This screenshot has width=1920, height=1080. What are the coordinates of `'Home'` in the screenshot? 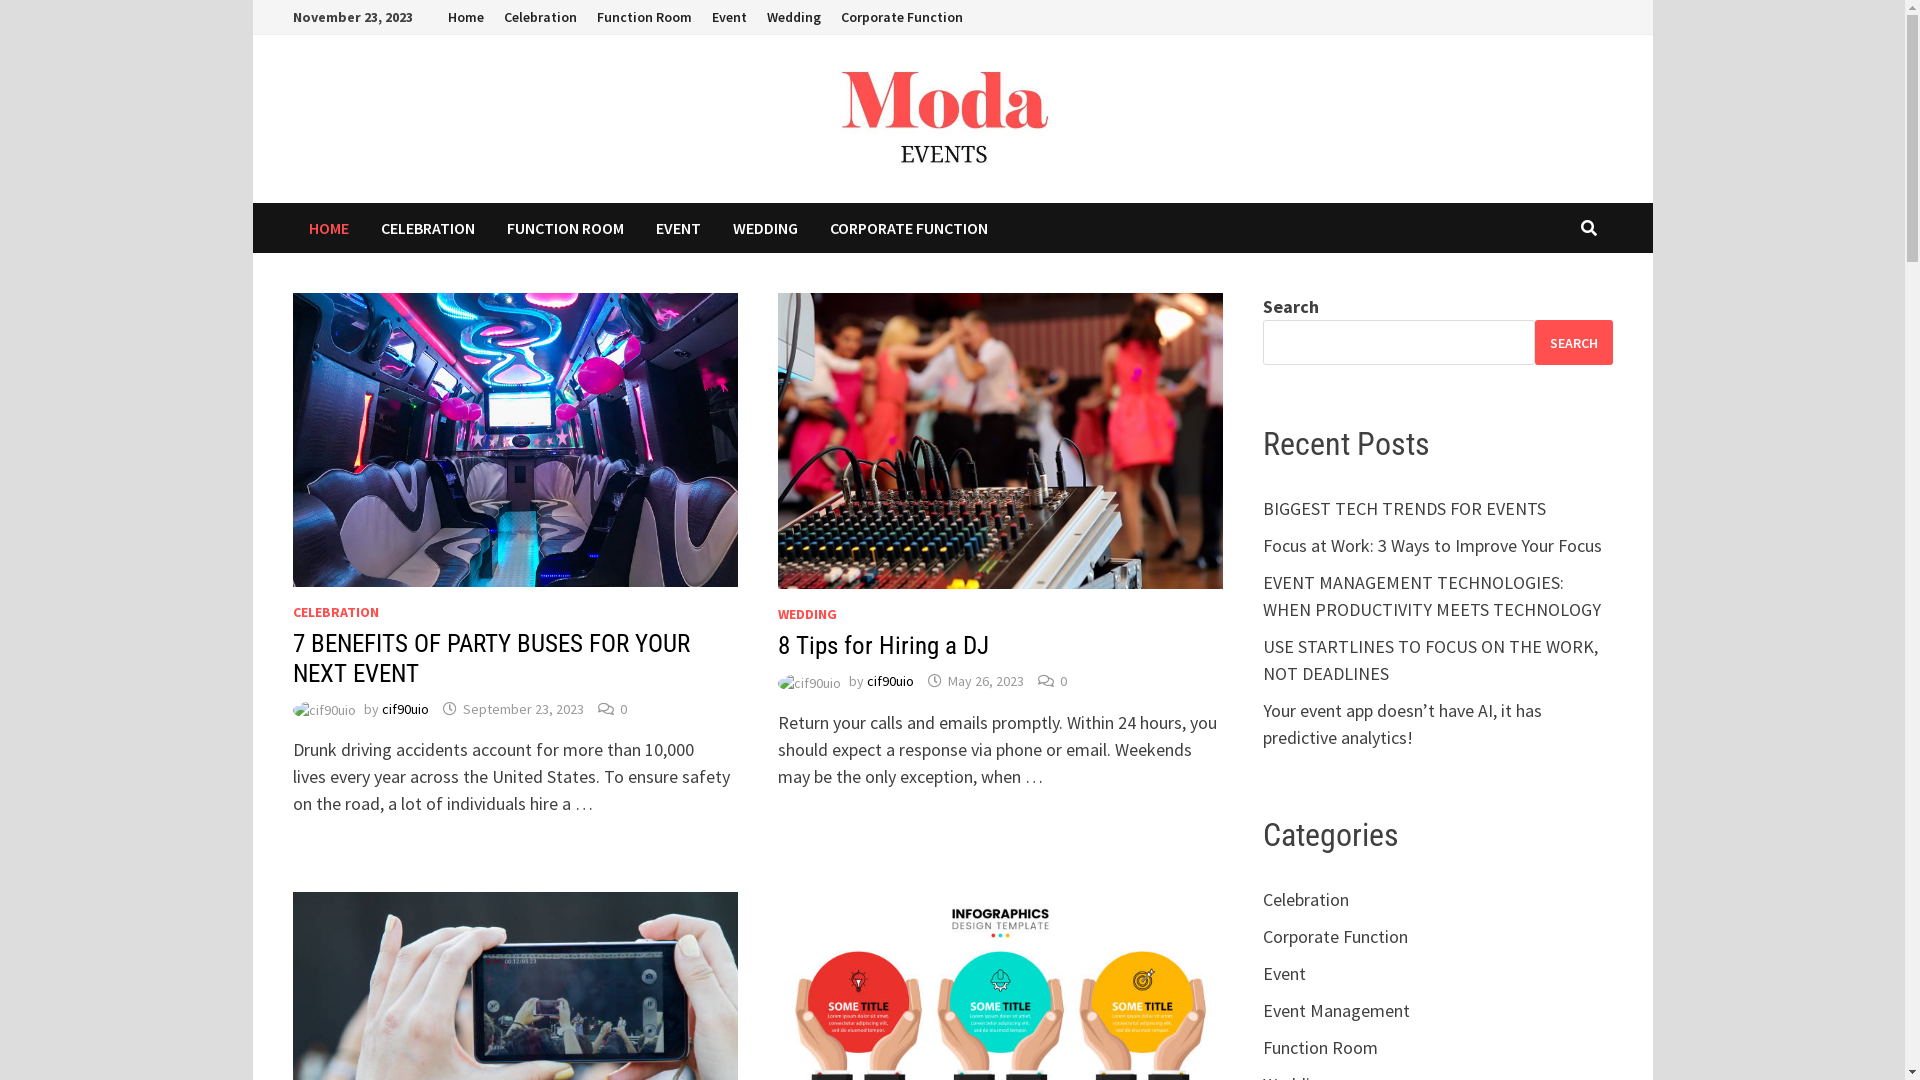 It's located at (436, 17).